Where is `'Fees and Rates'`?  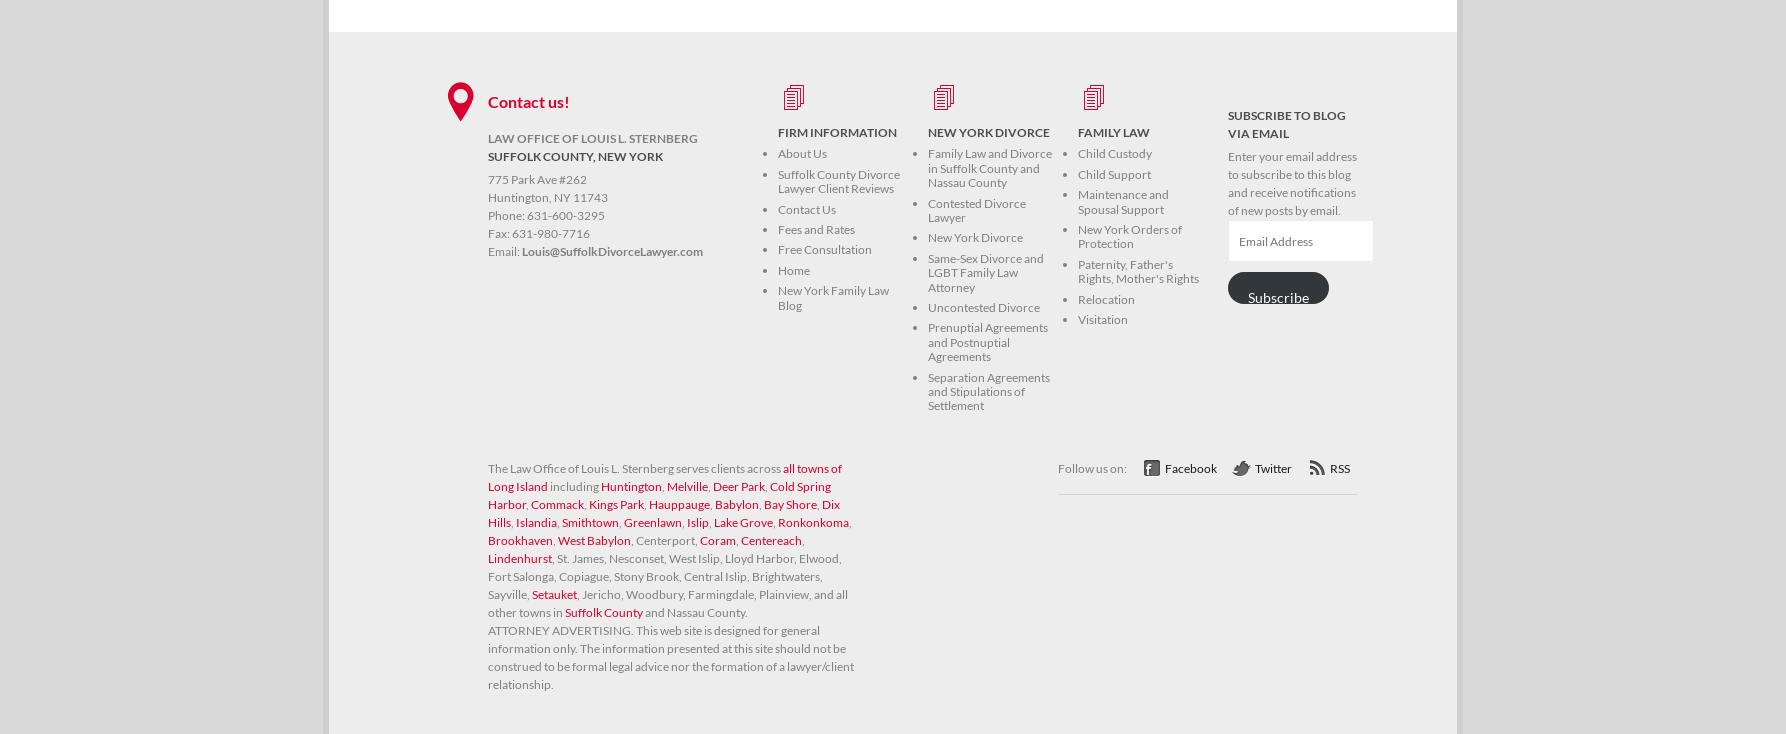
'Fees and Rates' is located at coordinates (815, 229).